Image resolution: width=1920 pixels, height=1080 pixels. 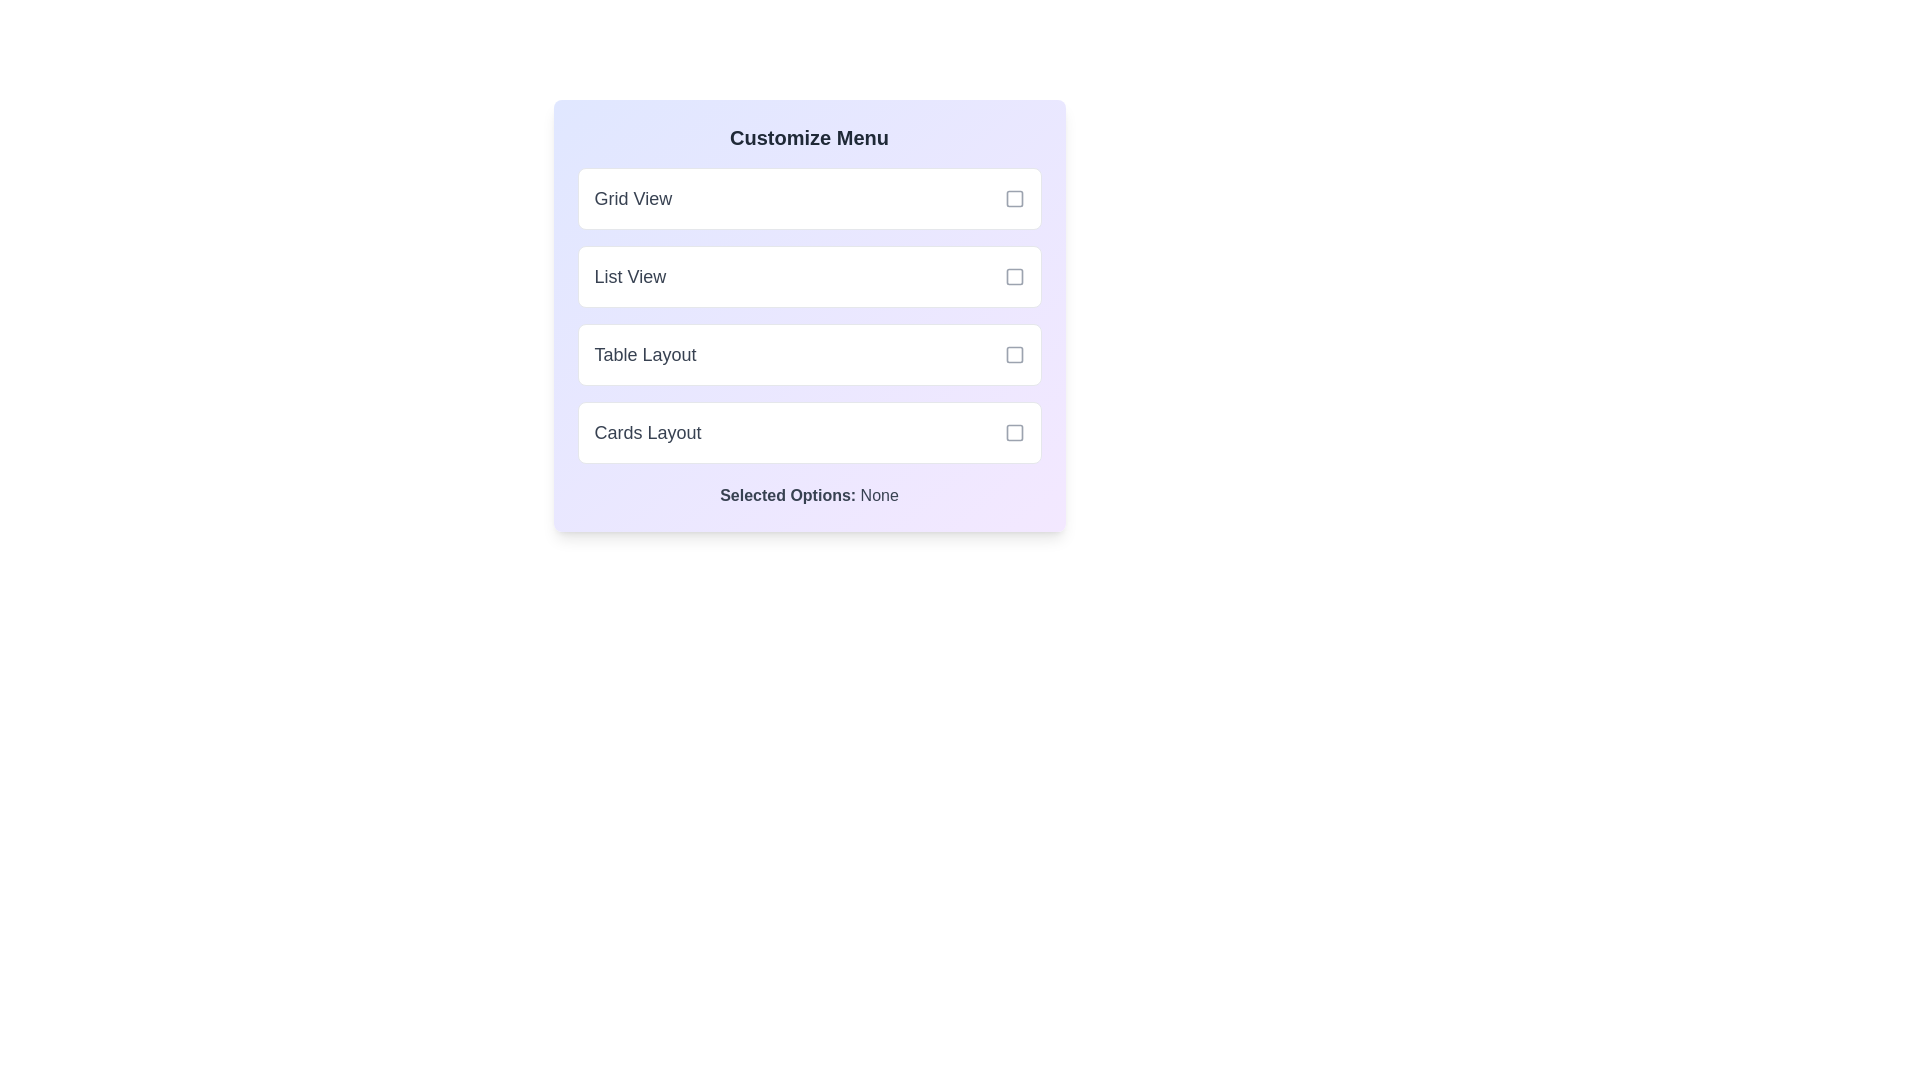 What do you see at coordinates (1014, 277) in the screenshot?
I see `the 'List View' checkbox in the 'Customize Menu' section to provide visual feedback` at bounding box center [1014, 277].